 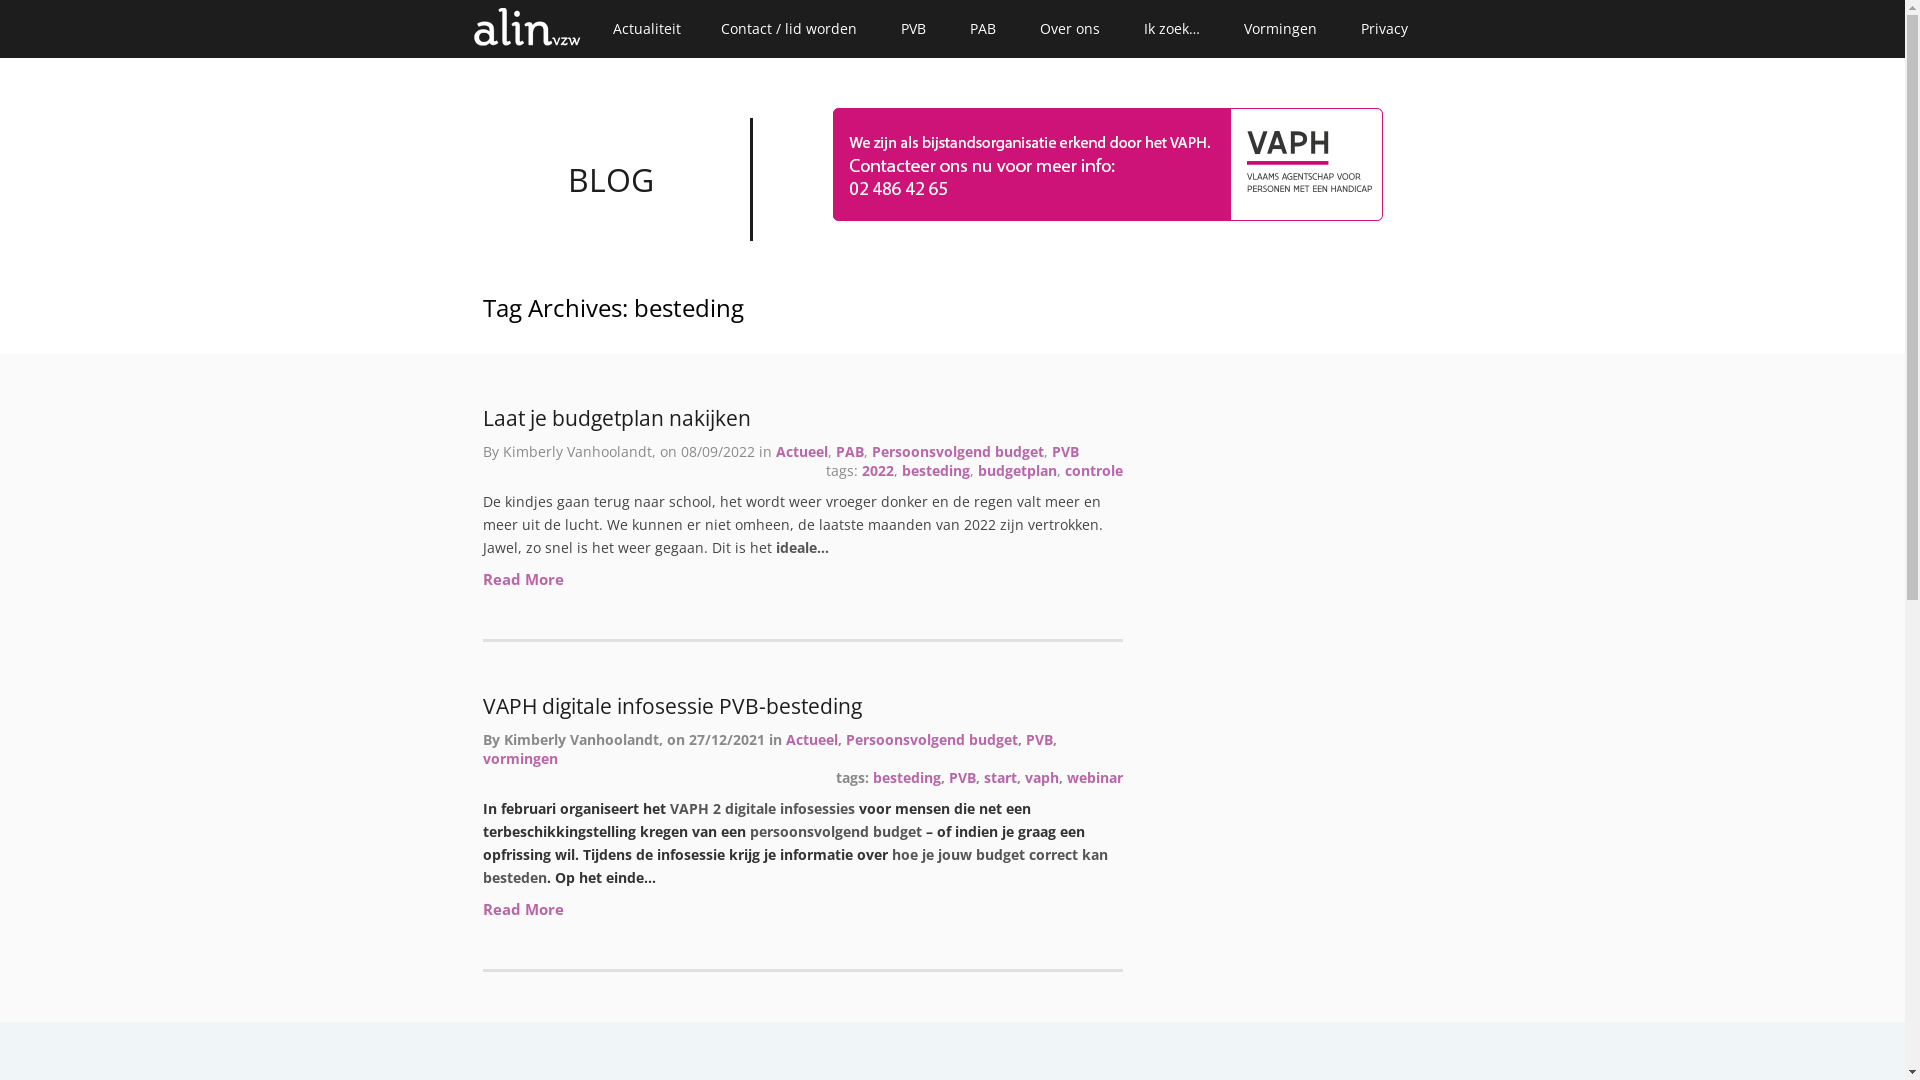 I want to click on 'Over ons', so click(x=1069, y=29).